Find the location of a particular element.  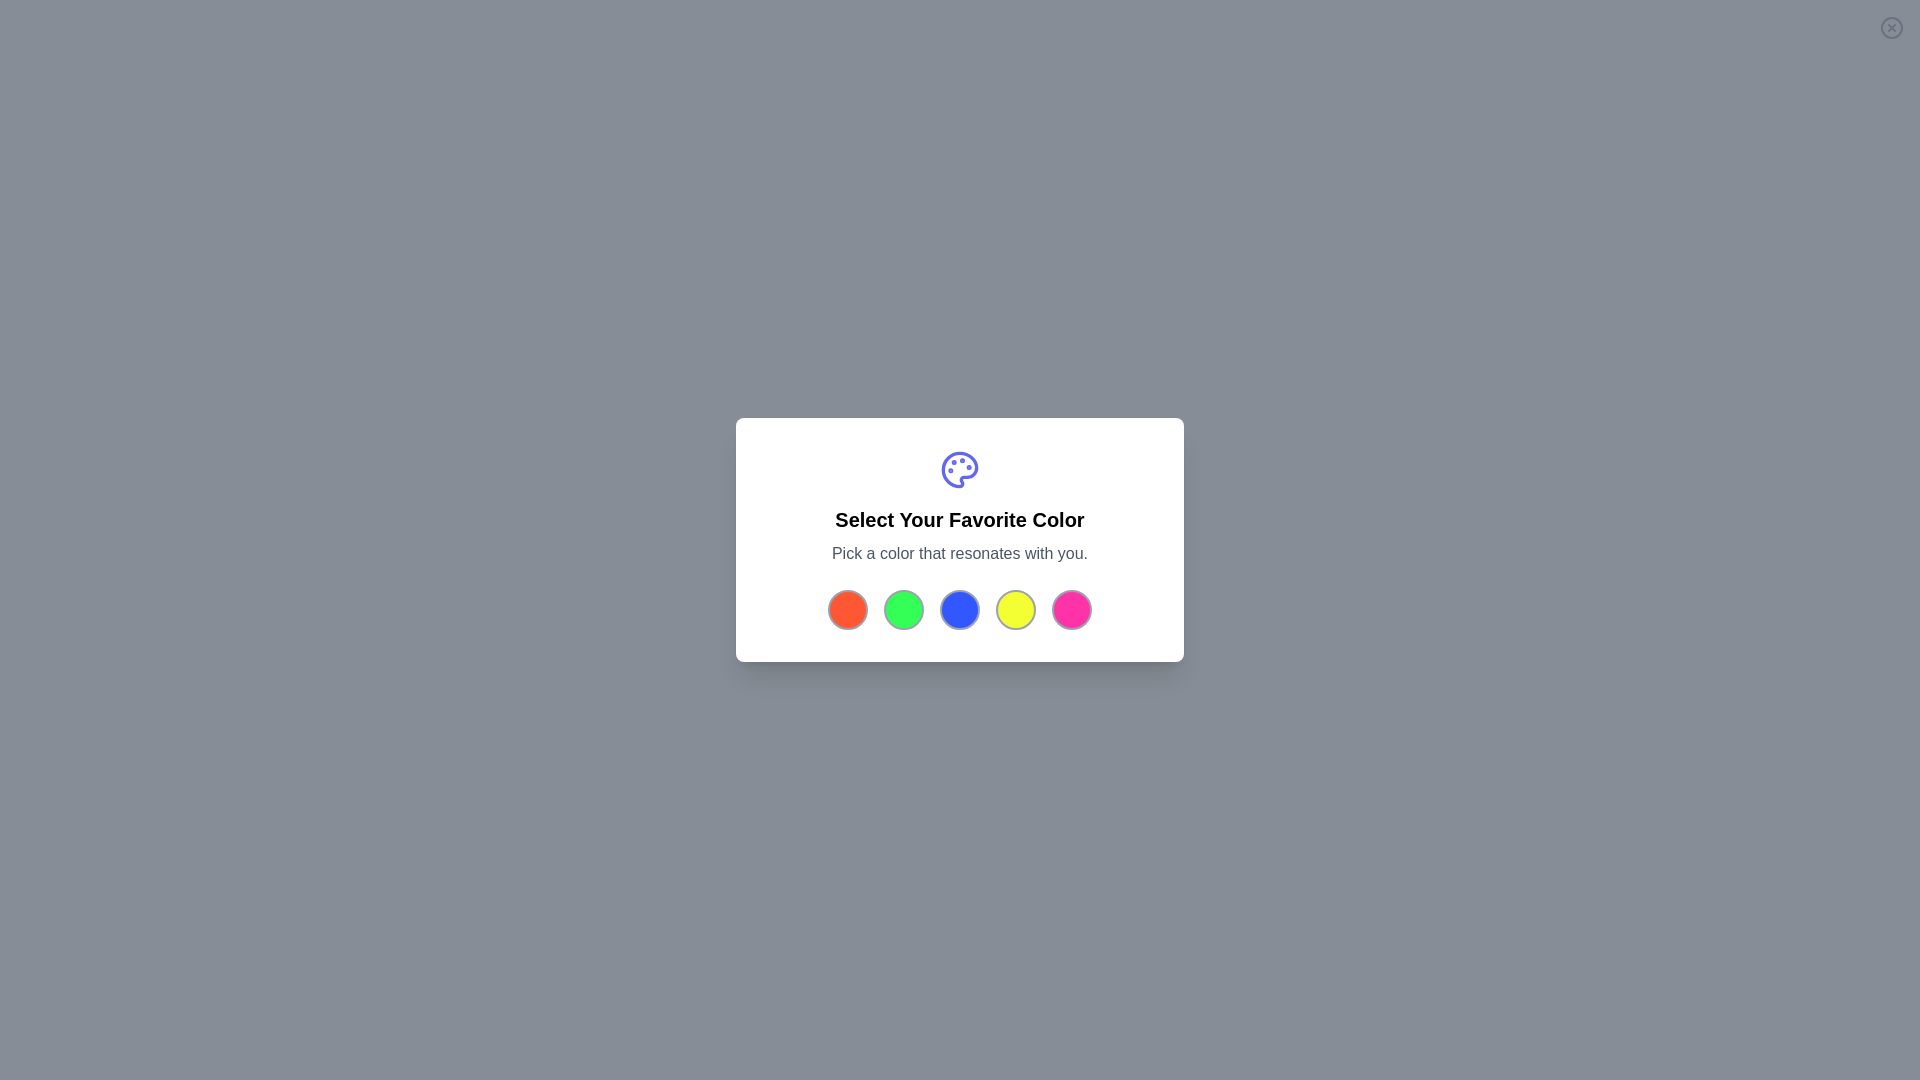

the color button corresponding to yellow is located at coordinates (1016, 608).